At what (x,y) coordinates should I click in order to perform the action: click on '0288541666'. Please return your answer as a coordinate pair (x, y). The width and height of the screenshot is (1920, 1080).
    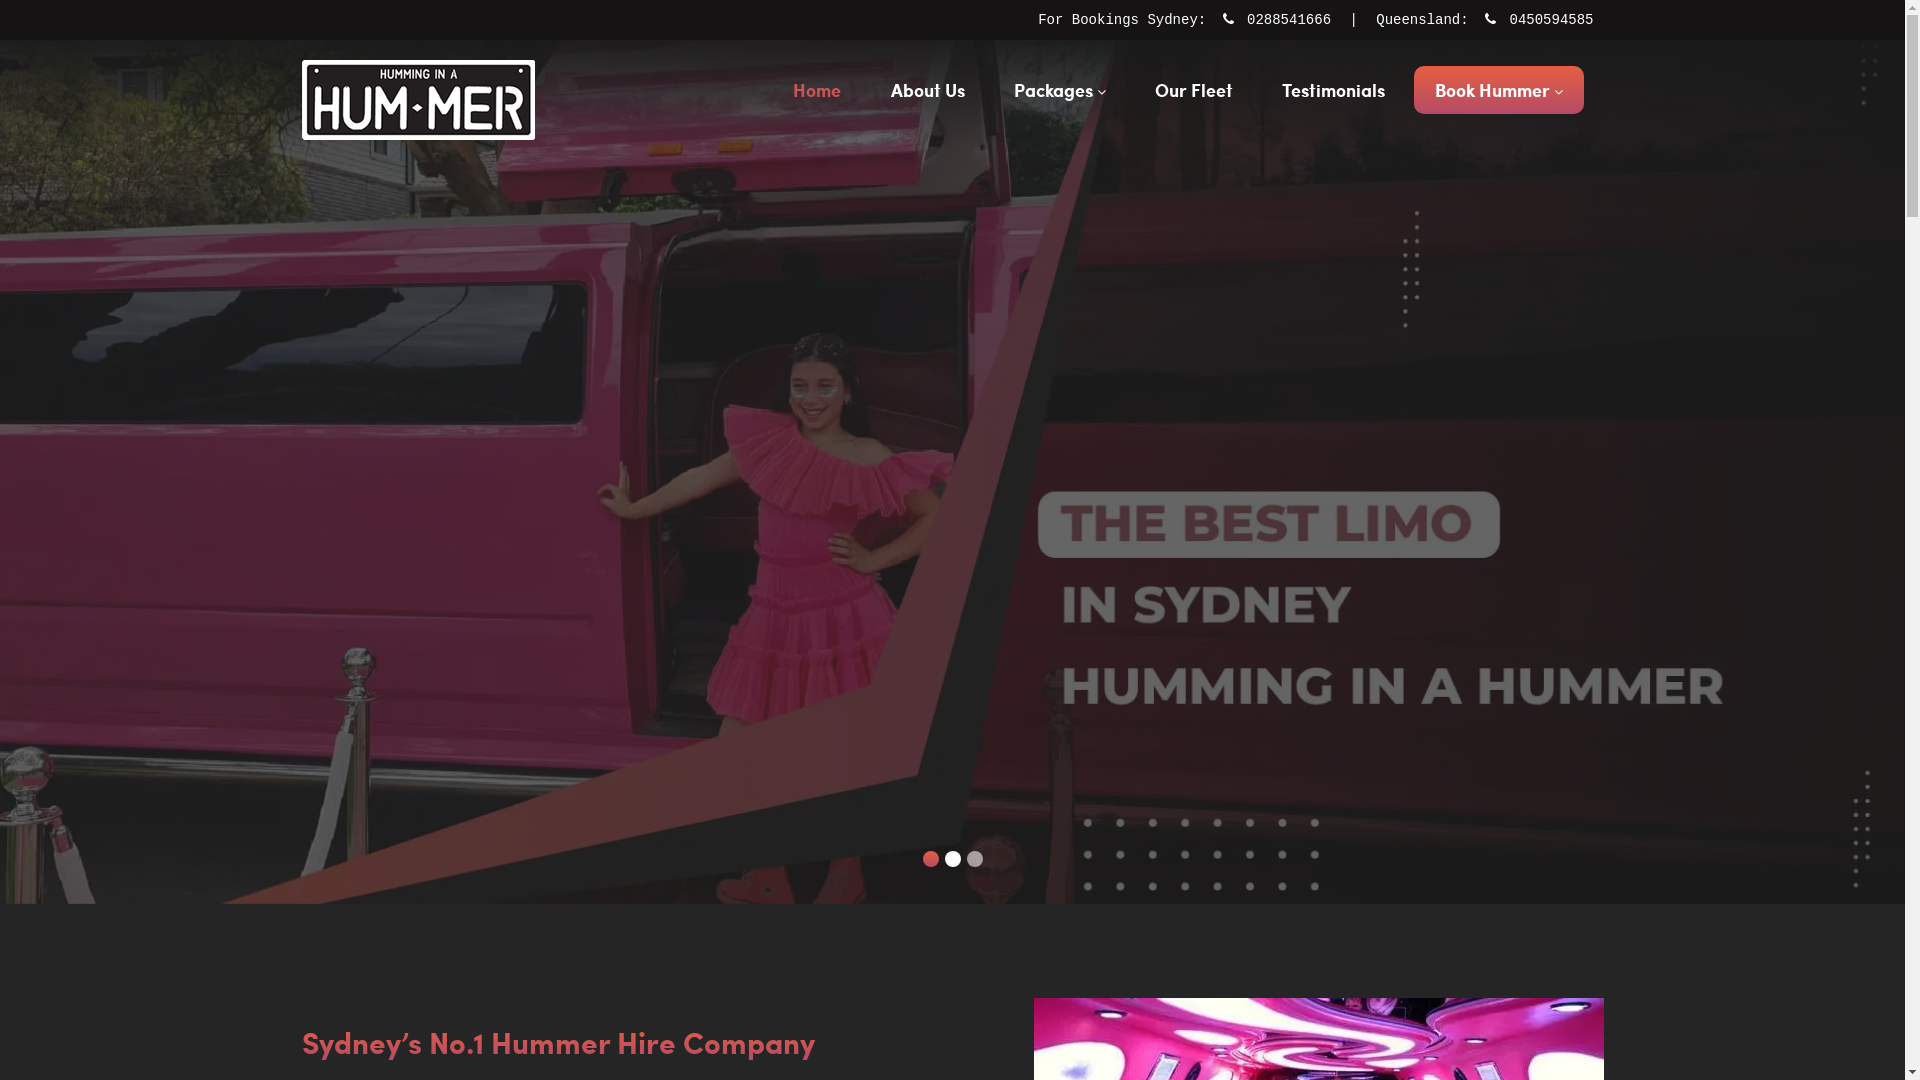
    Looking at the image, I should click on (1246, 19).